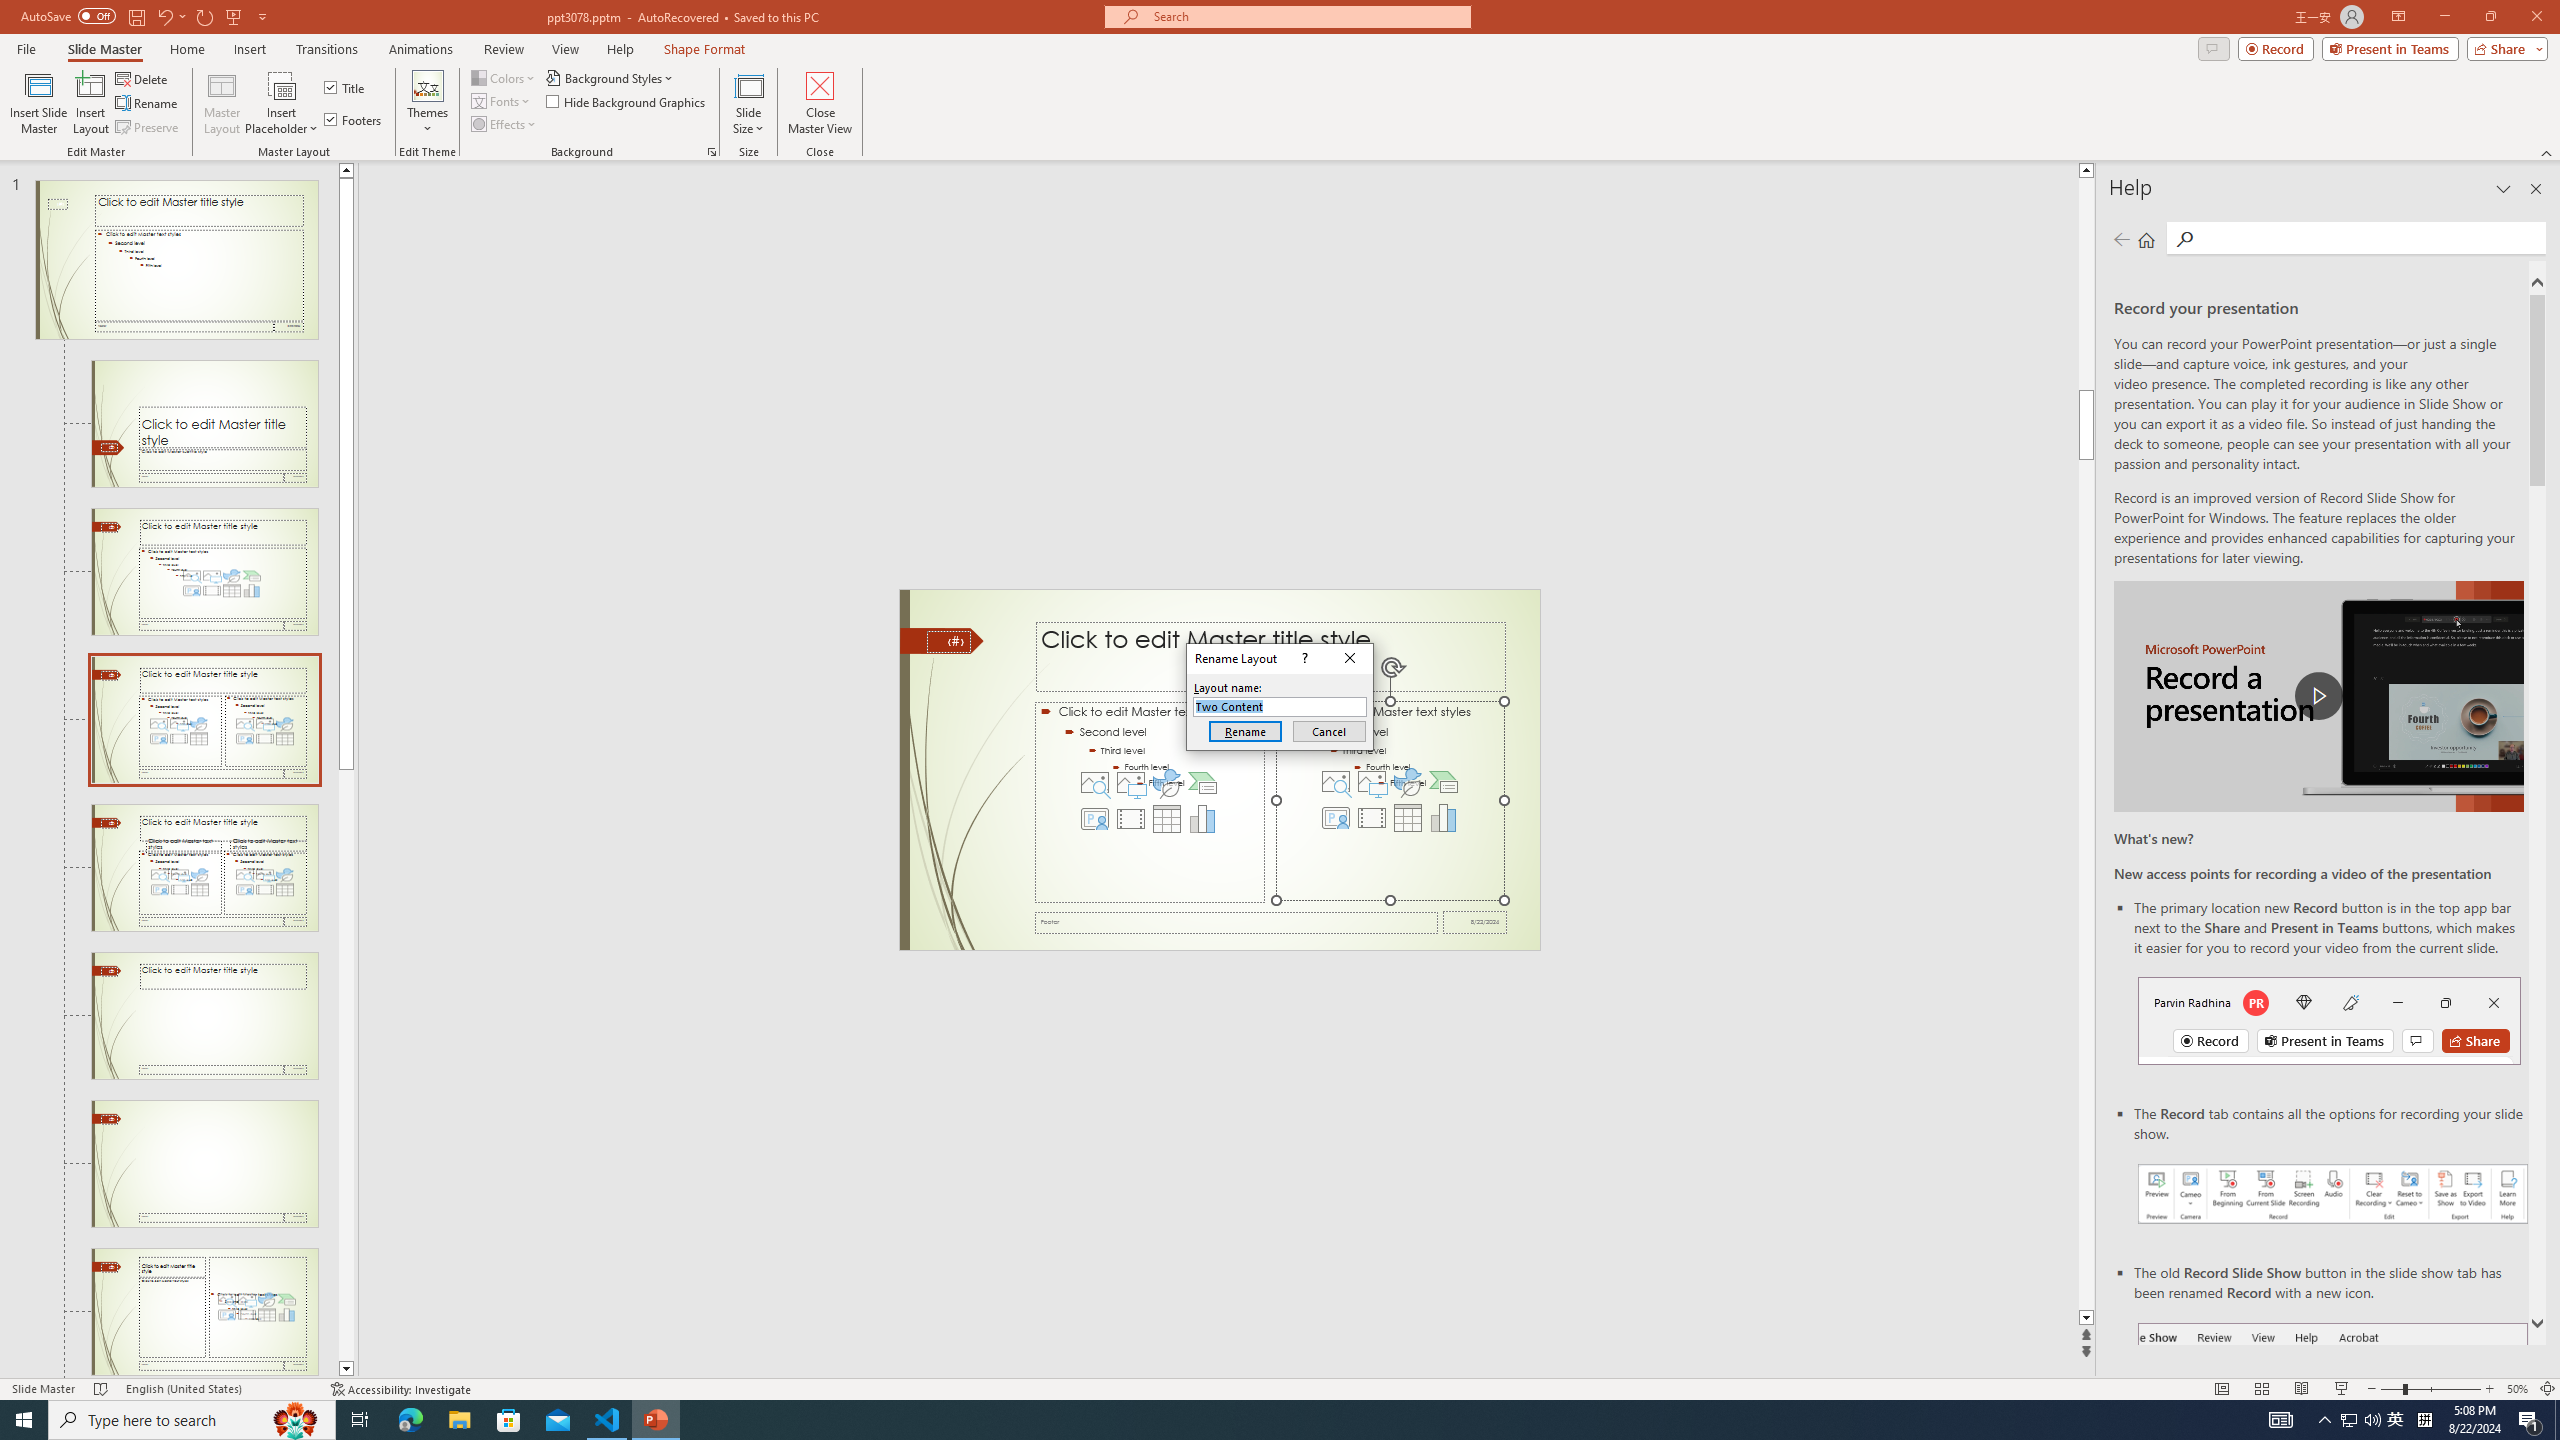 The height and width of the screenshot is (1440, 2560). I want to click on 'Slide Master', so click(103, 49).